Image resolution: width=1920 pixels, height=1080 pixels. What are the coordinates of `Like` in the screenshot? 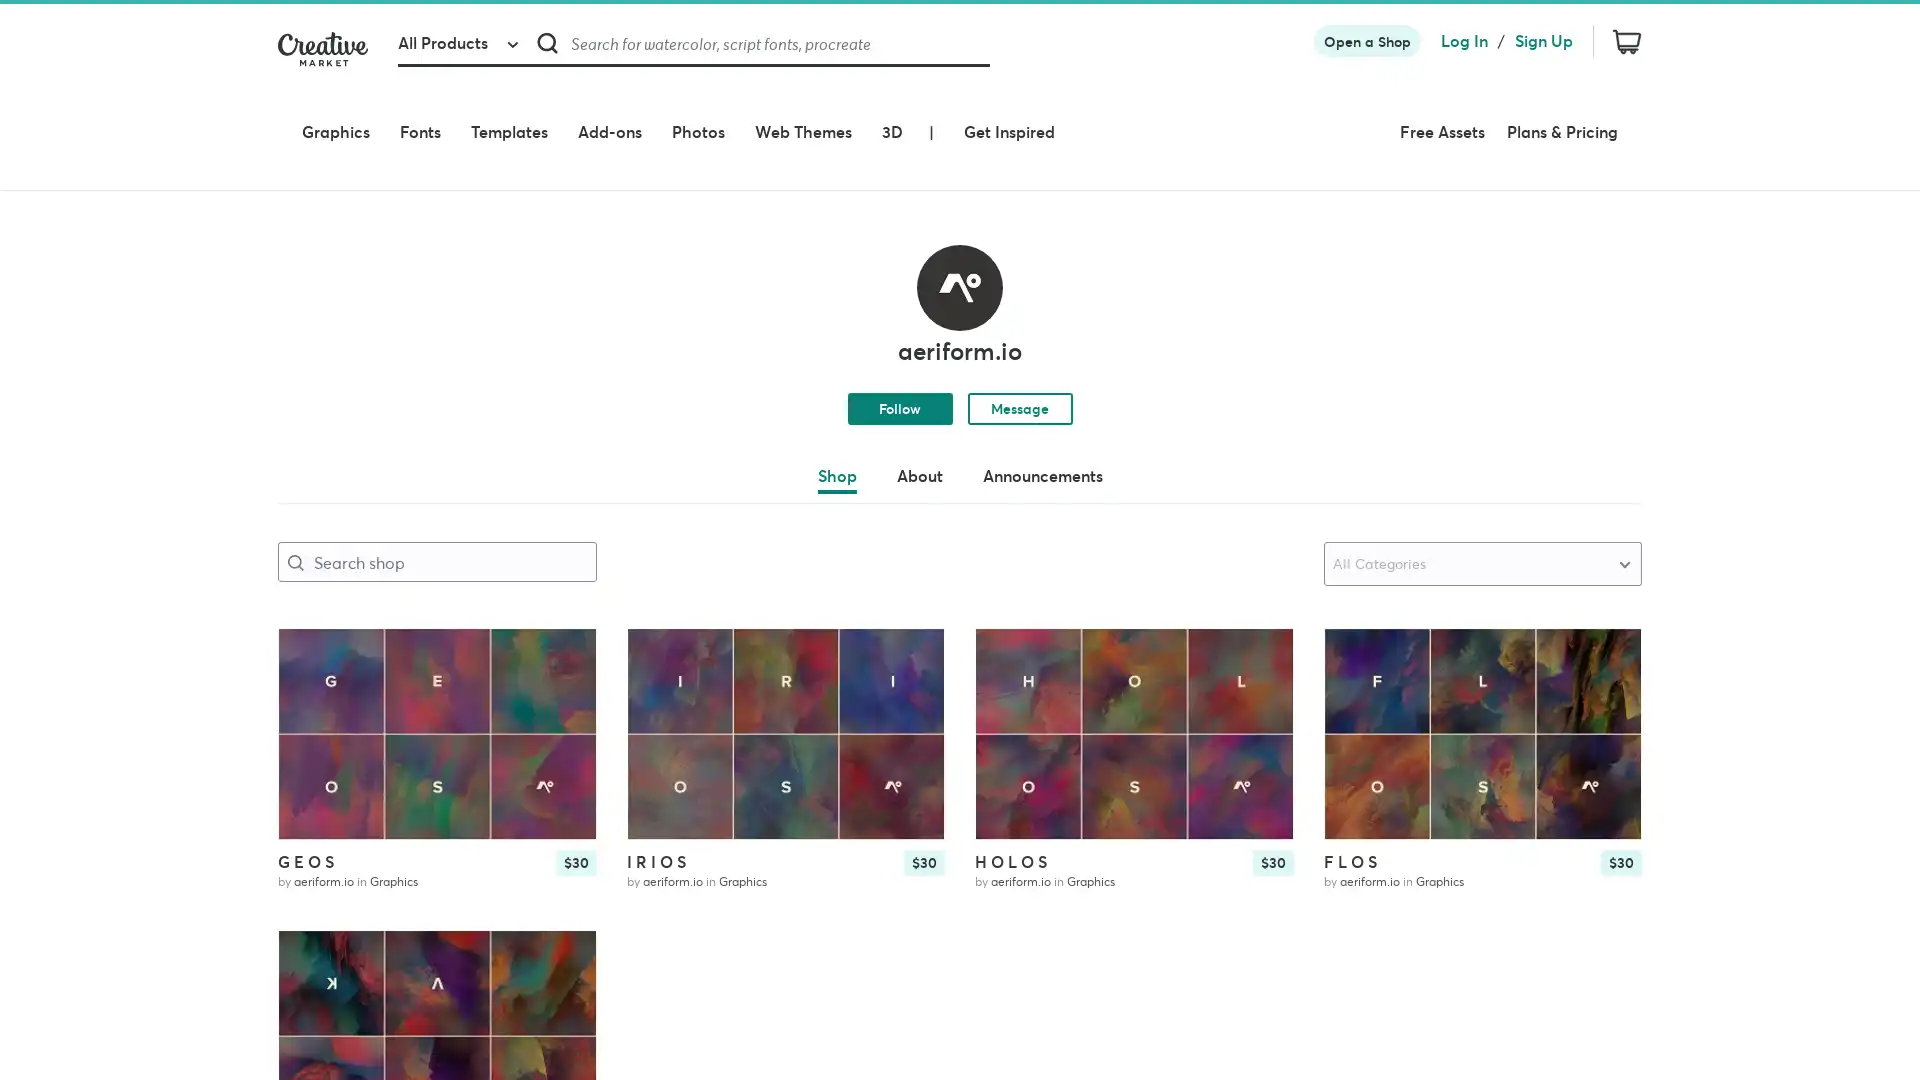 It's located at (562, 586).